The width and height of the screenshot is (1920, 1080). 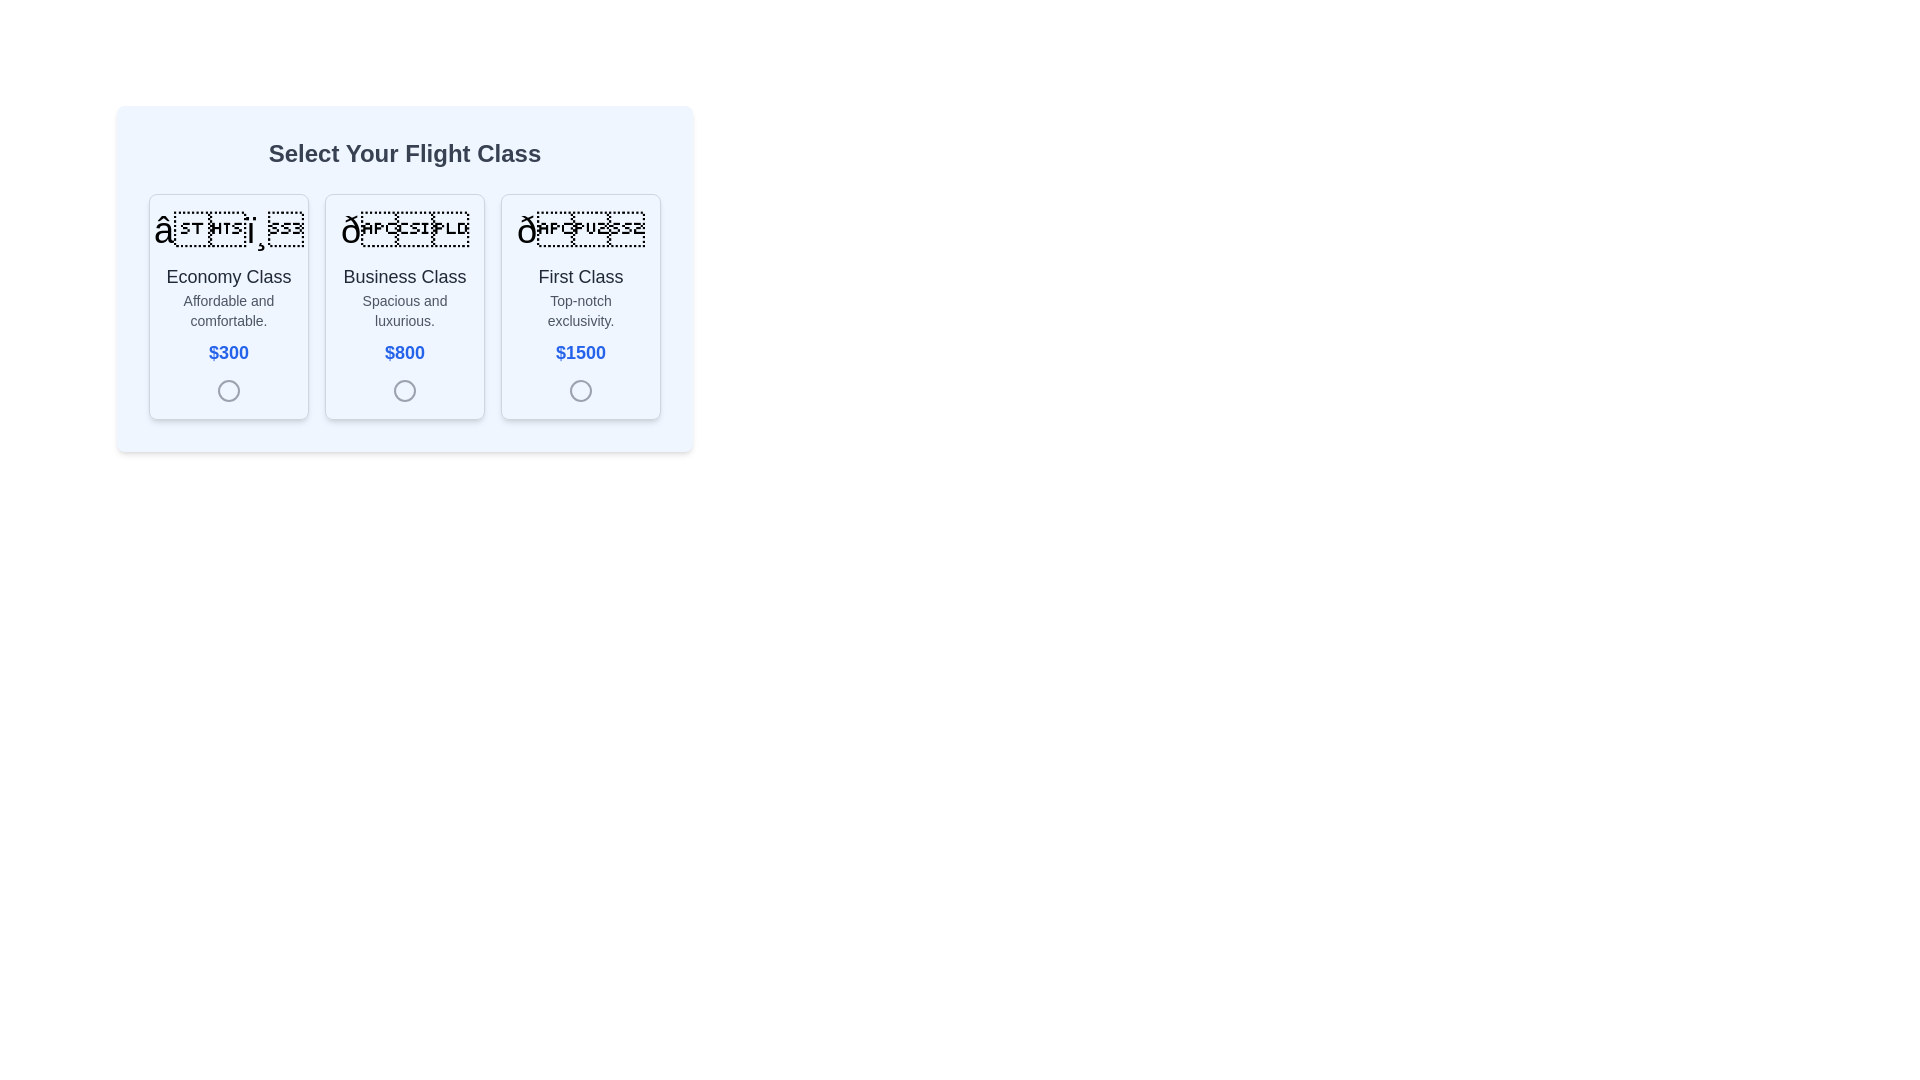 I want to click on the text label displaying 'Top-notch exclusivity.' which is part of the 'First Class' flight option, located below the title 'First Class' and above the price '$1500', so click(x=579, y=311).